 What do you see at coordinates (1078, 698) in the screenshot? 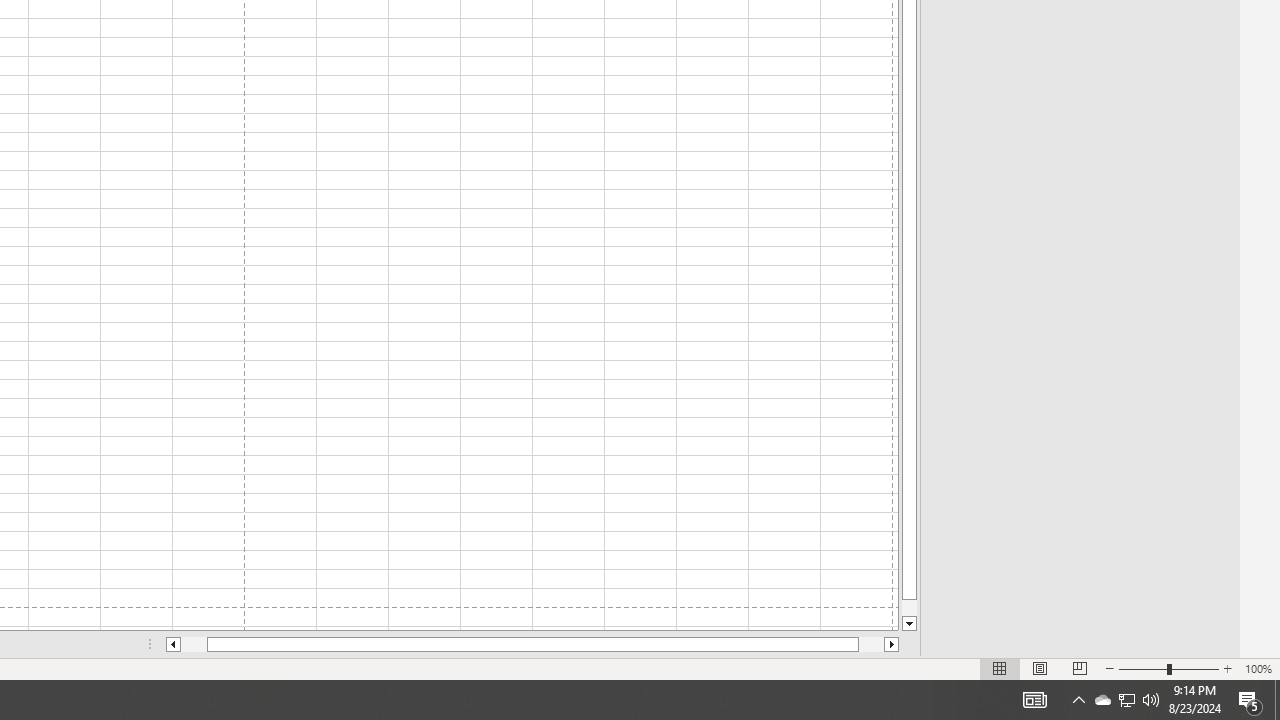
I see `'Notification Chevron'` at bounding box center [1078, 698].